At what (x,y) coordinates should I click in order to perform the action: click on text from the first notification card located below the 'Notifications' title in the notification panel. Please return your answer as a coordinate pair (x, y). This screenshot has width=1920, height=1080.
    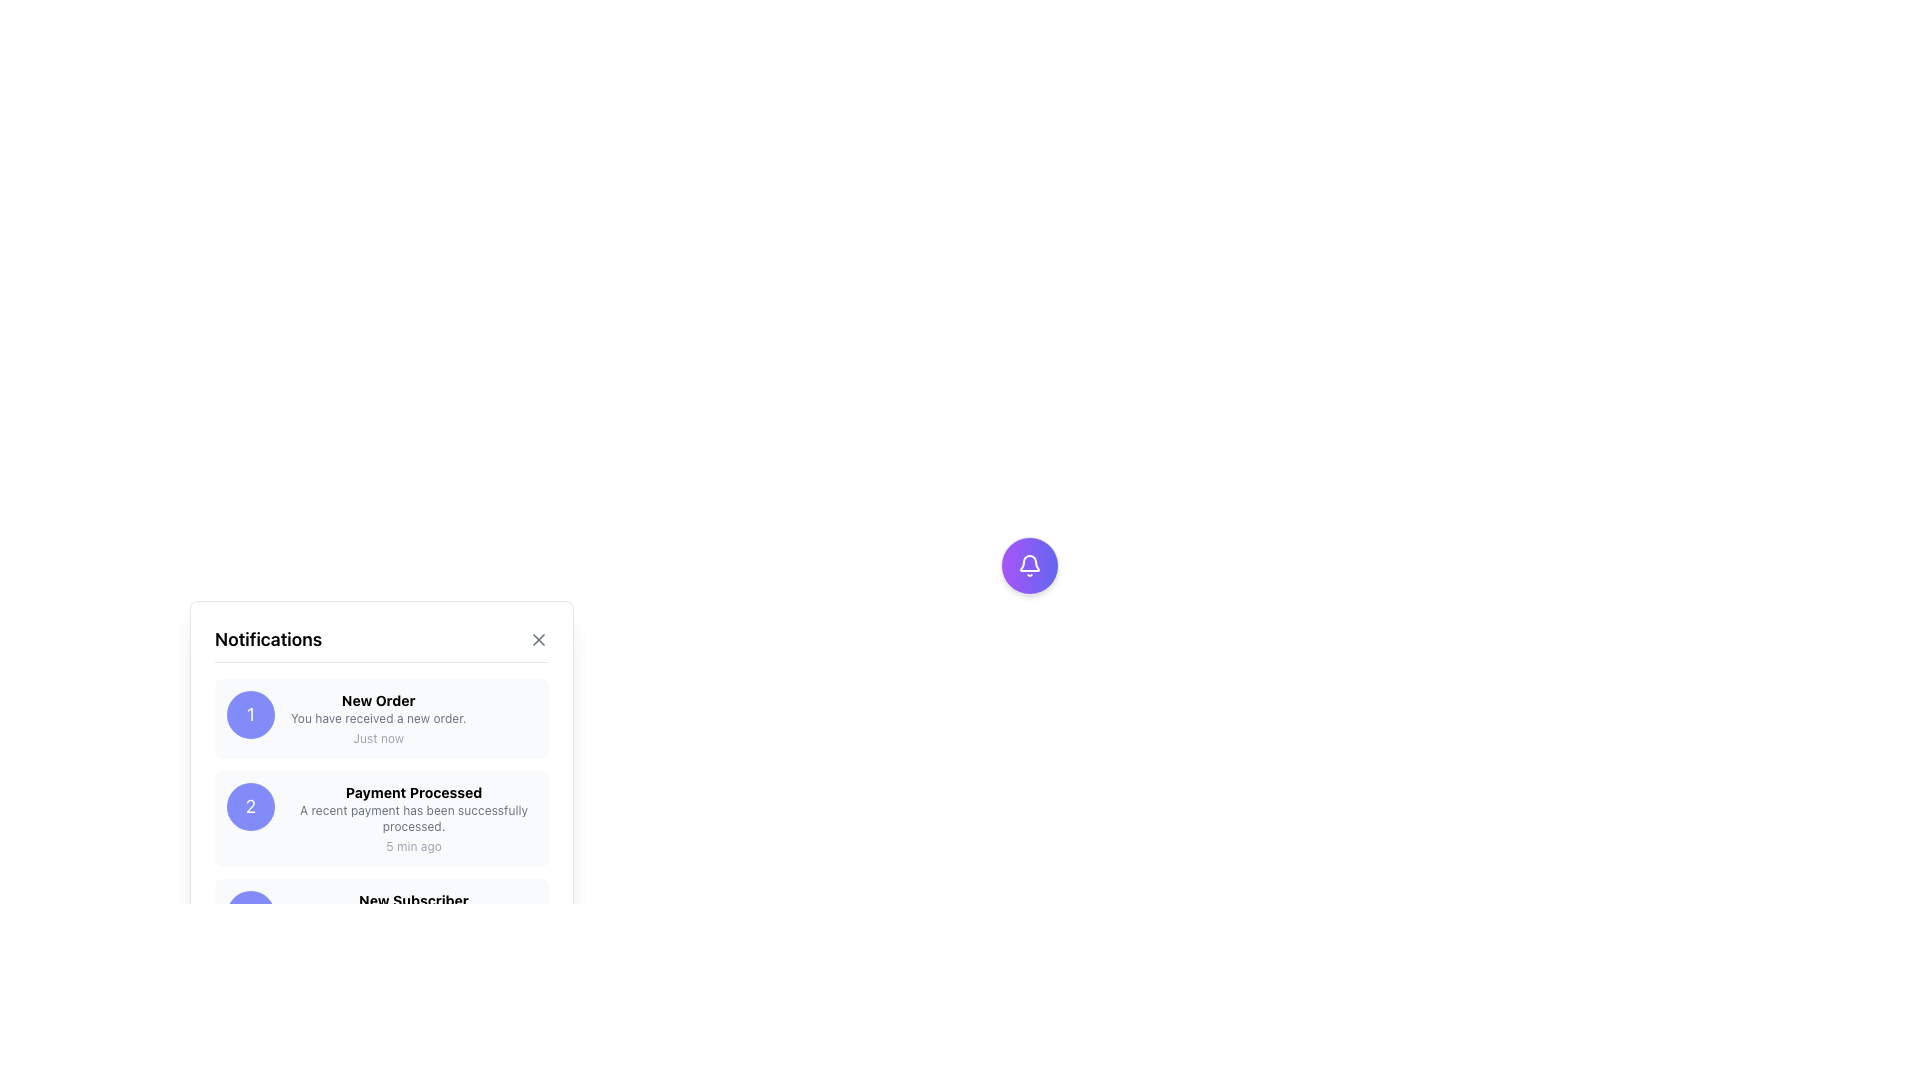
    Looking at the image, I should click on (382, 717).